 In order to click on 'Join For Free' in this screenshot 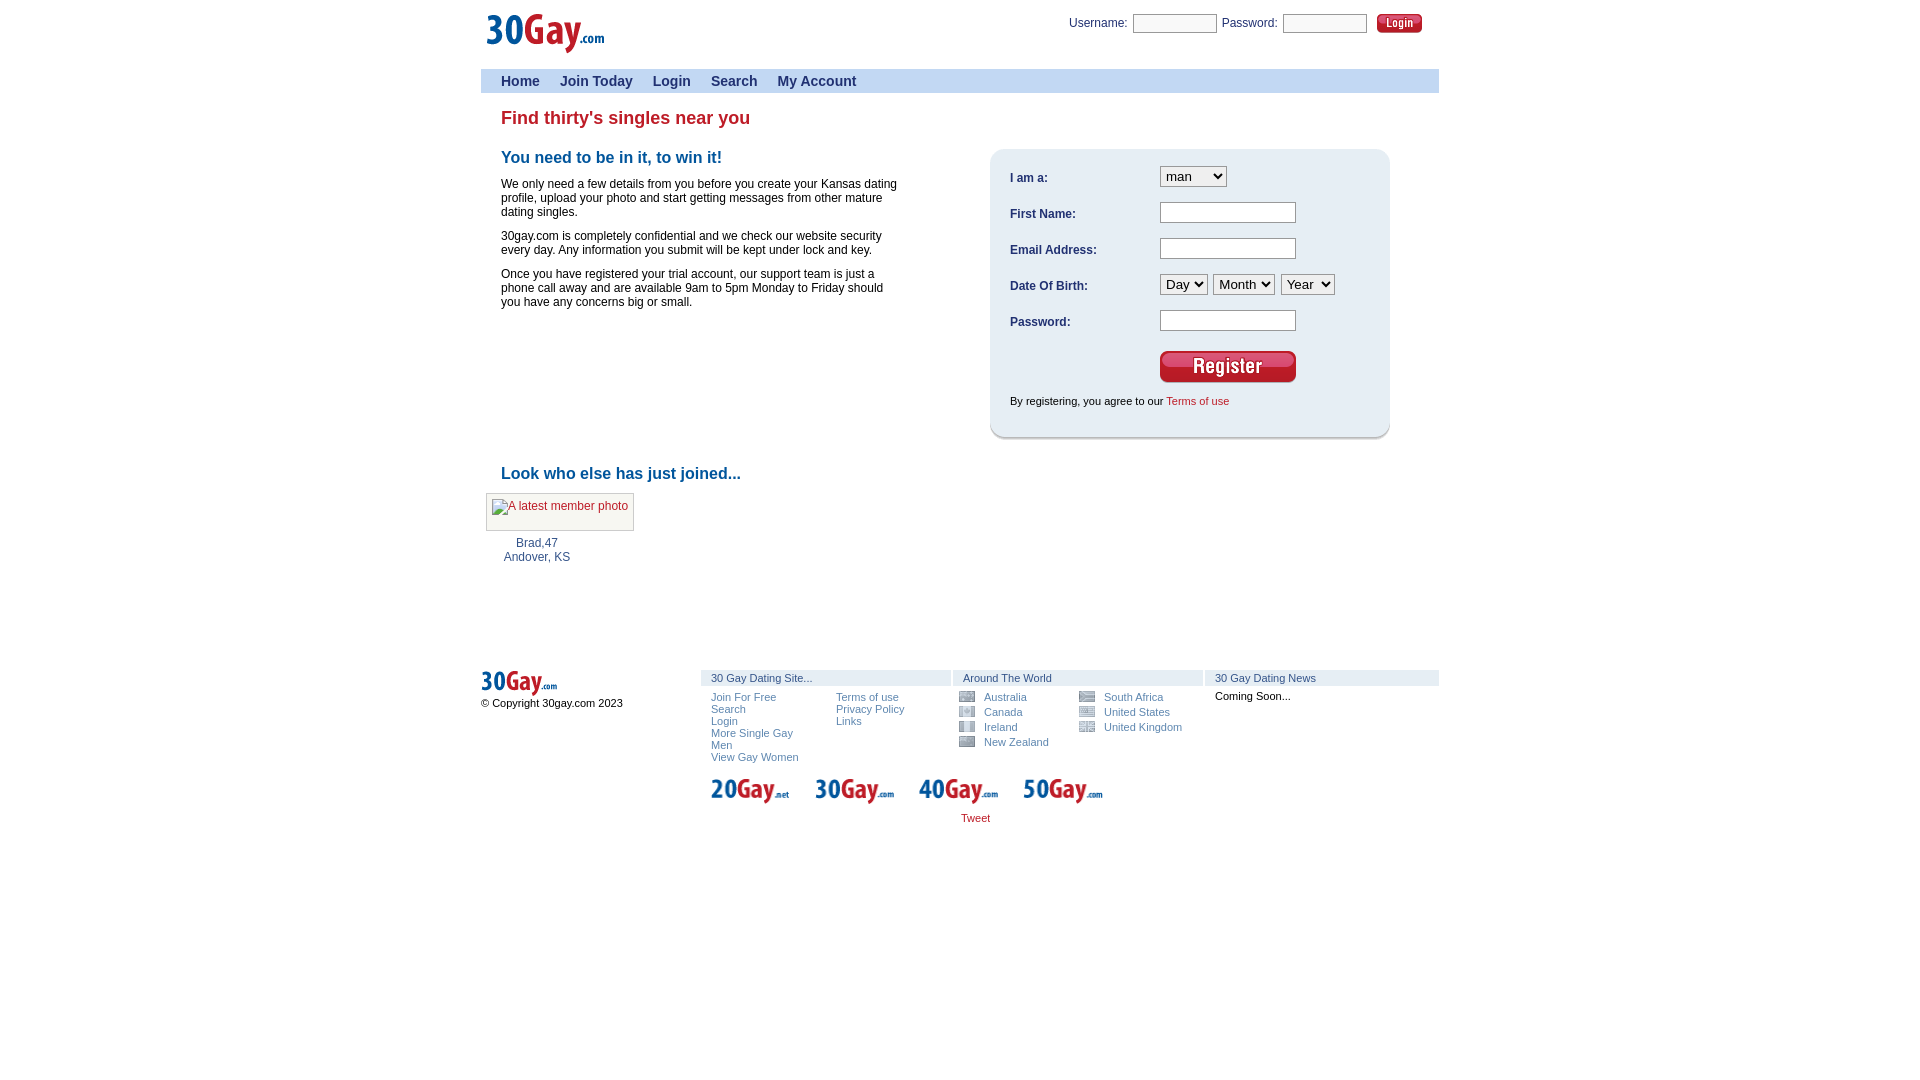, I will do `click(742, 696)`.